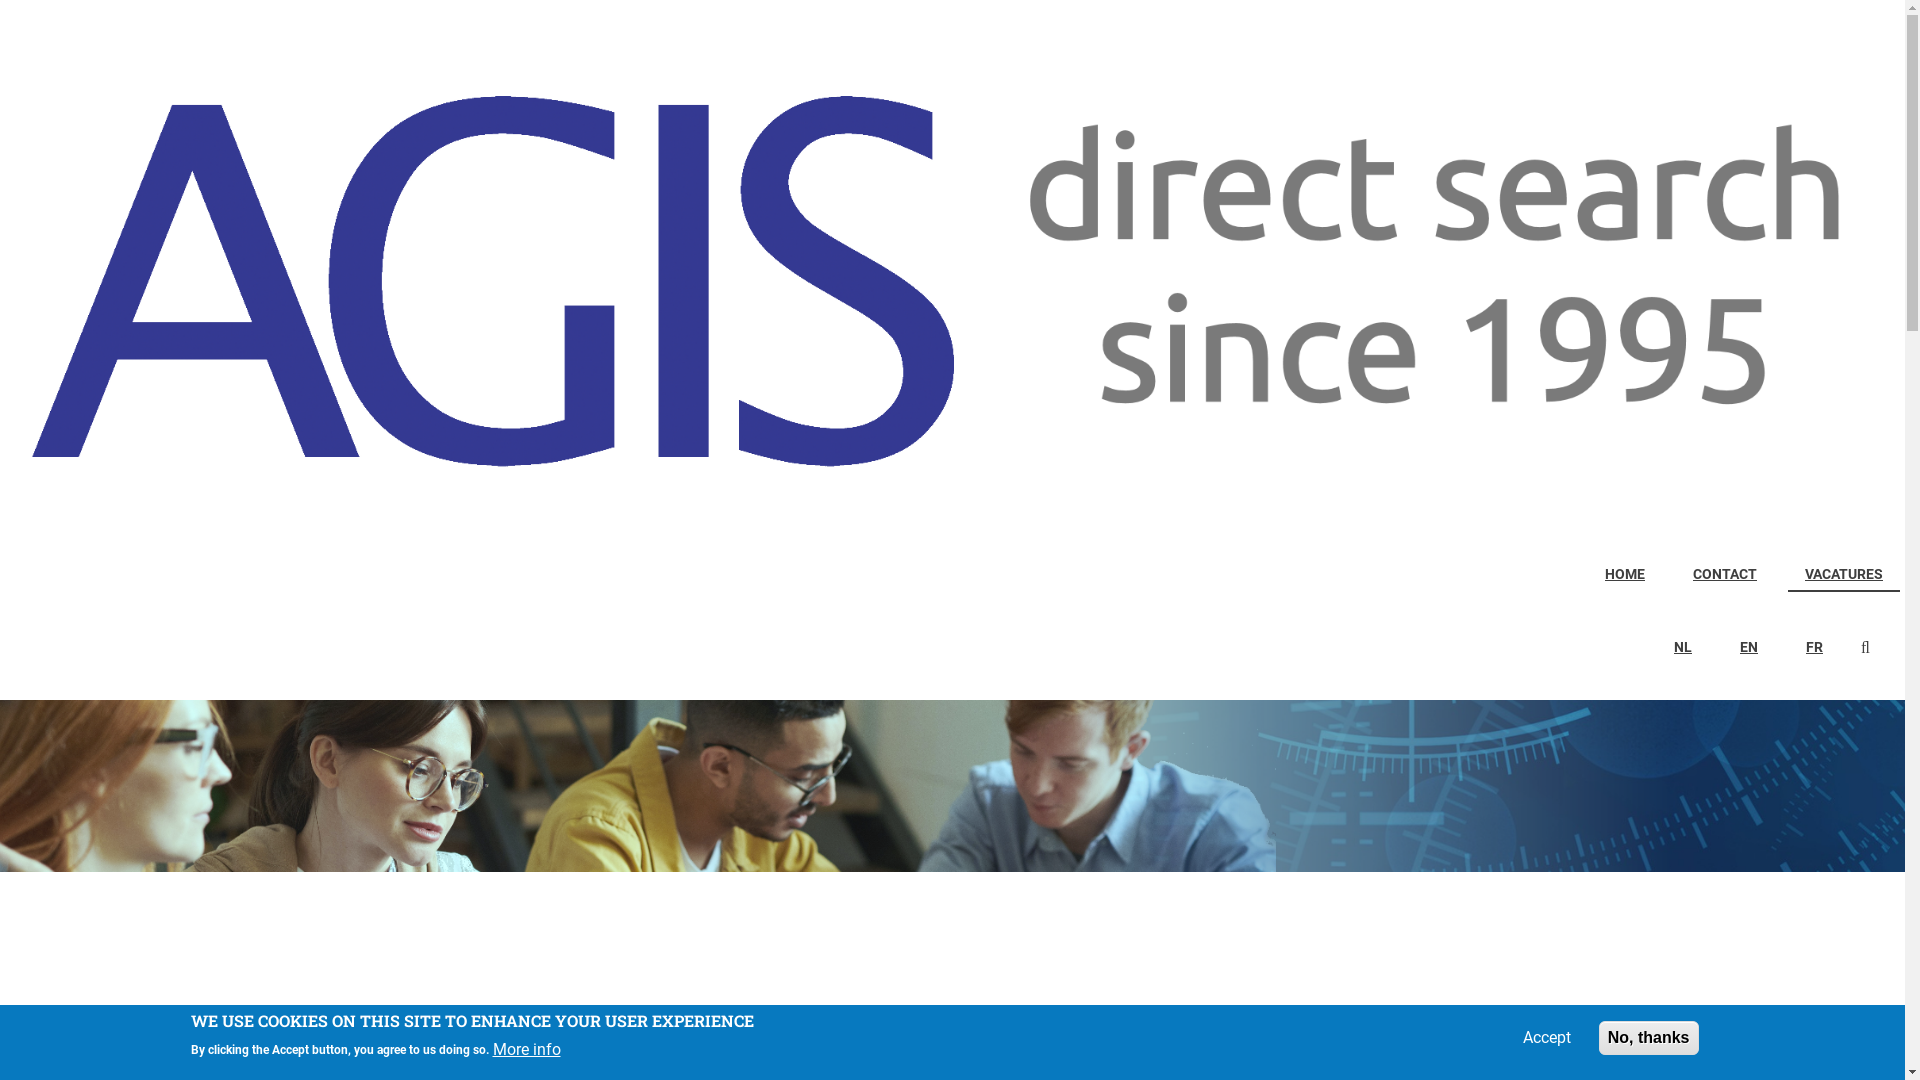 The image size is (1920, 1080). I want to click on 'Accept', so click(1545, 1037).